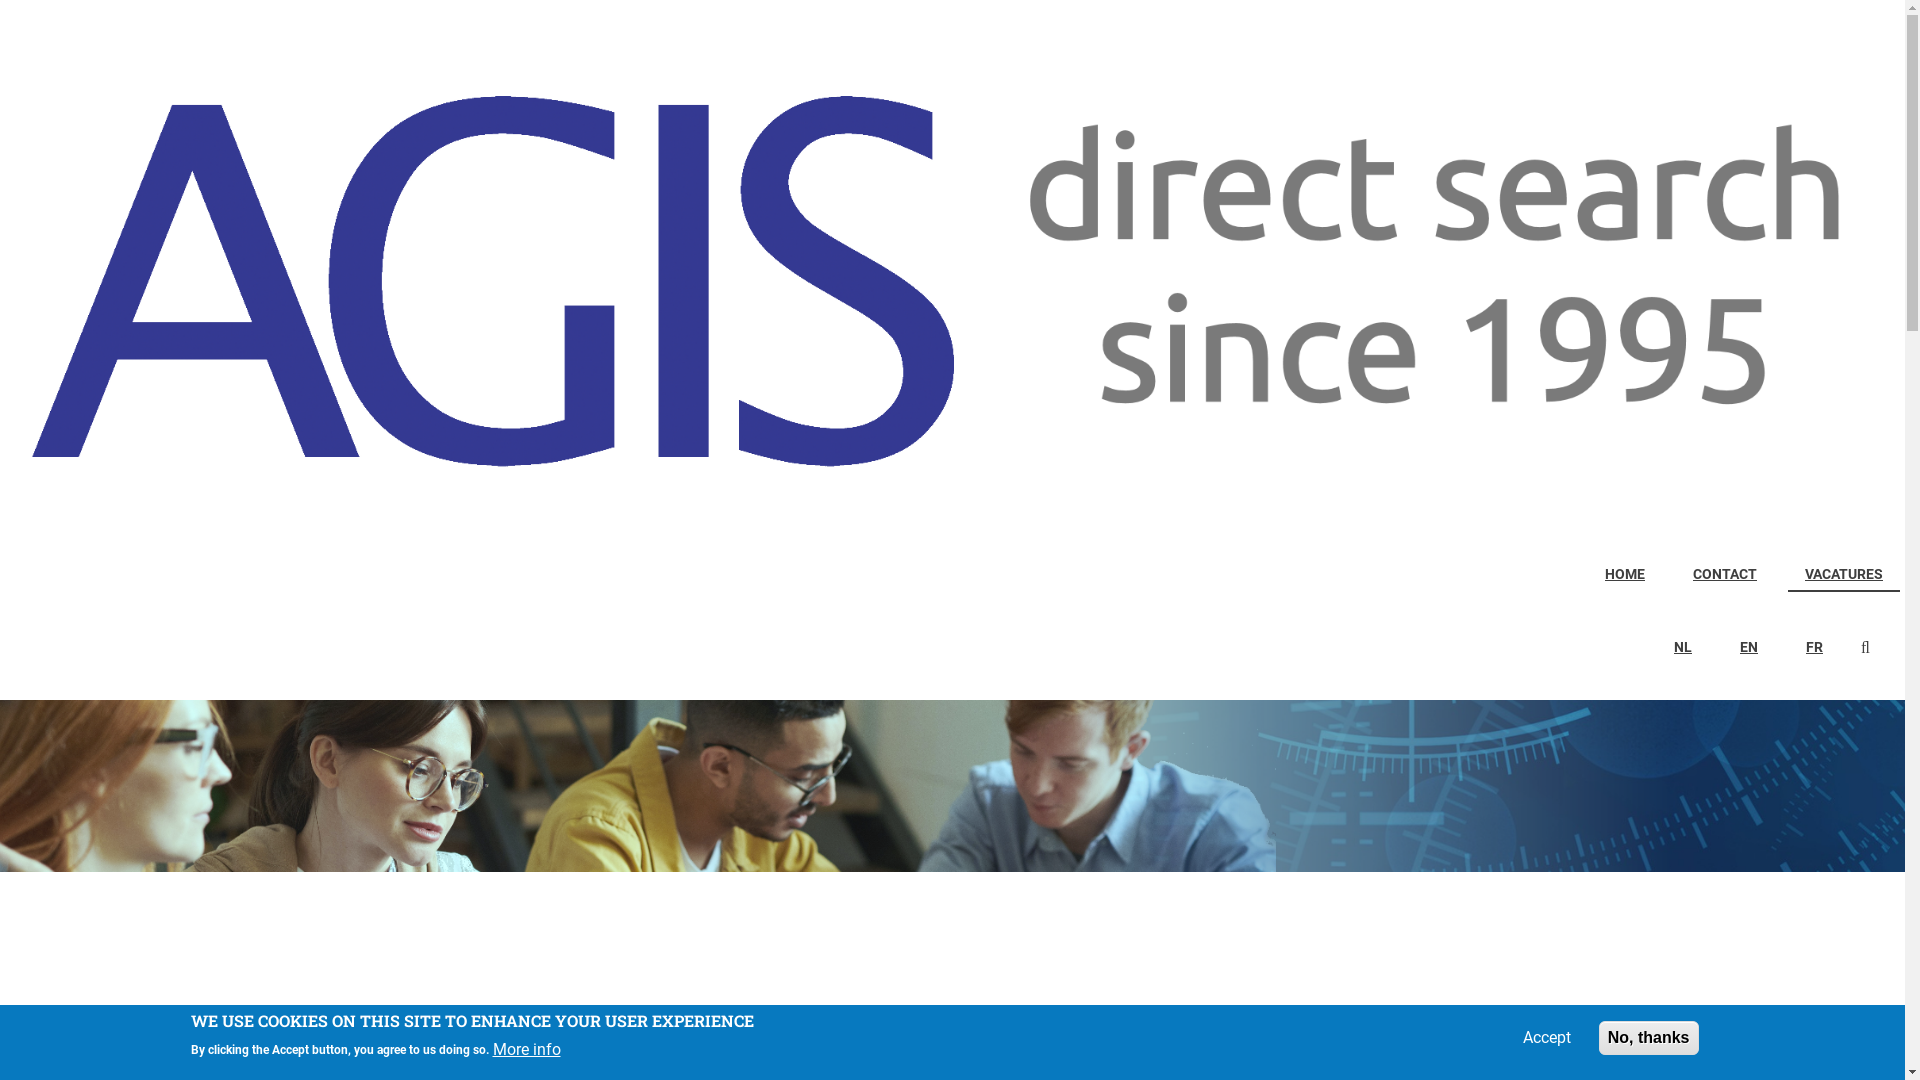 The image size is (1920, 1080). I want to click on 'Accept', so click(1545, 1037).